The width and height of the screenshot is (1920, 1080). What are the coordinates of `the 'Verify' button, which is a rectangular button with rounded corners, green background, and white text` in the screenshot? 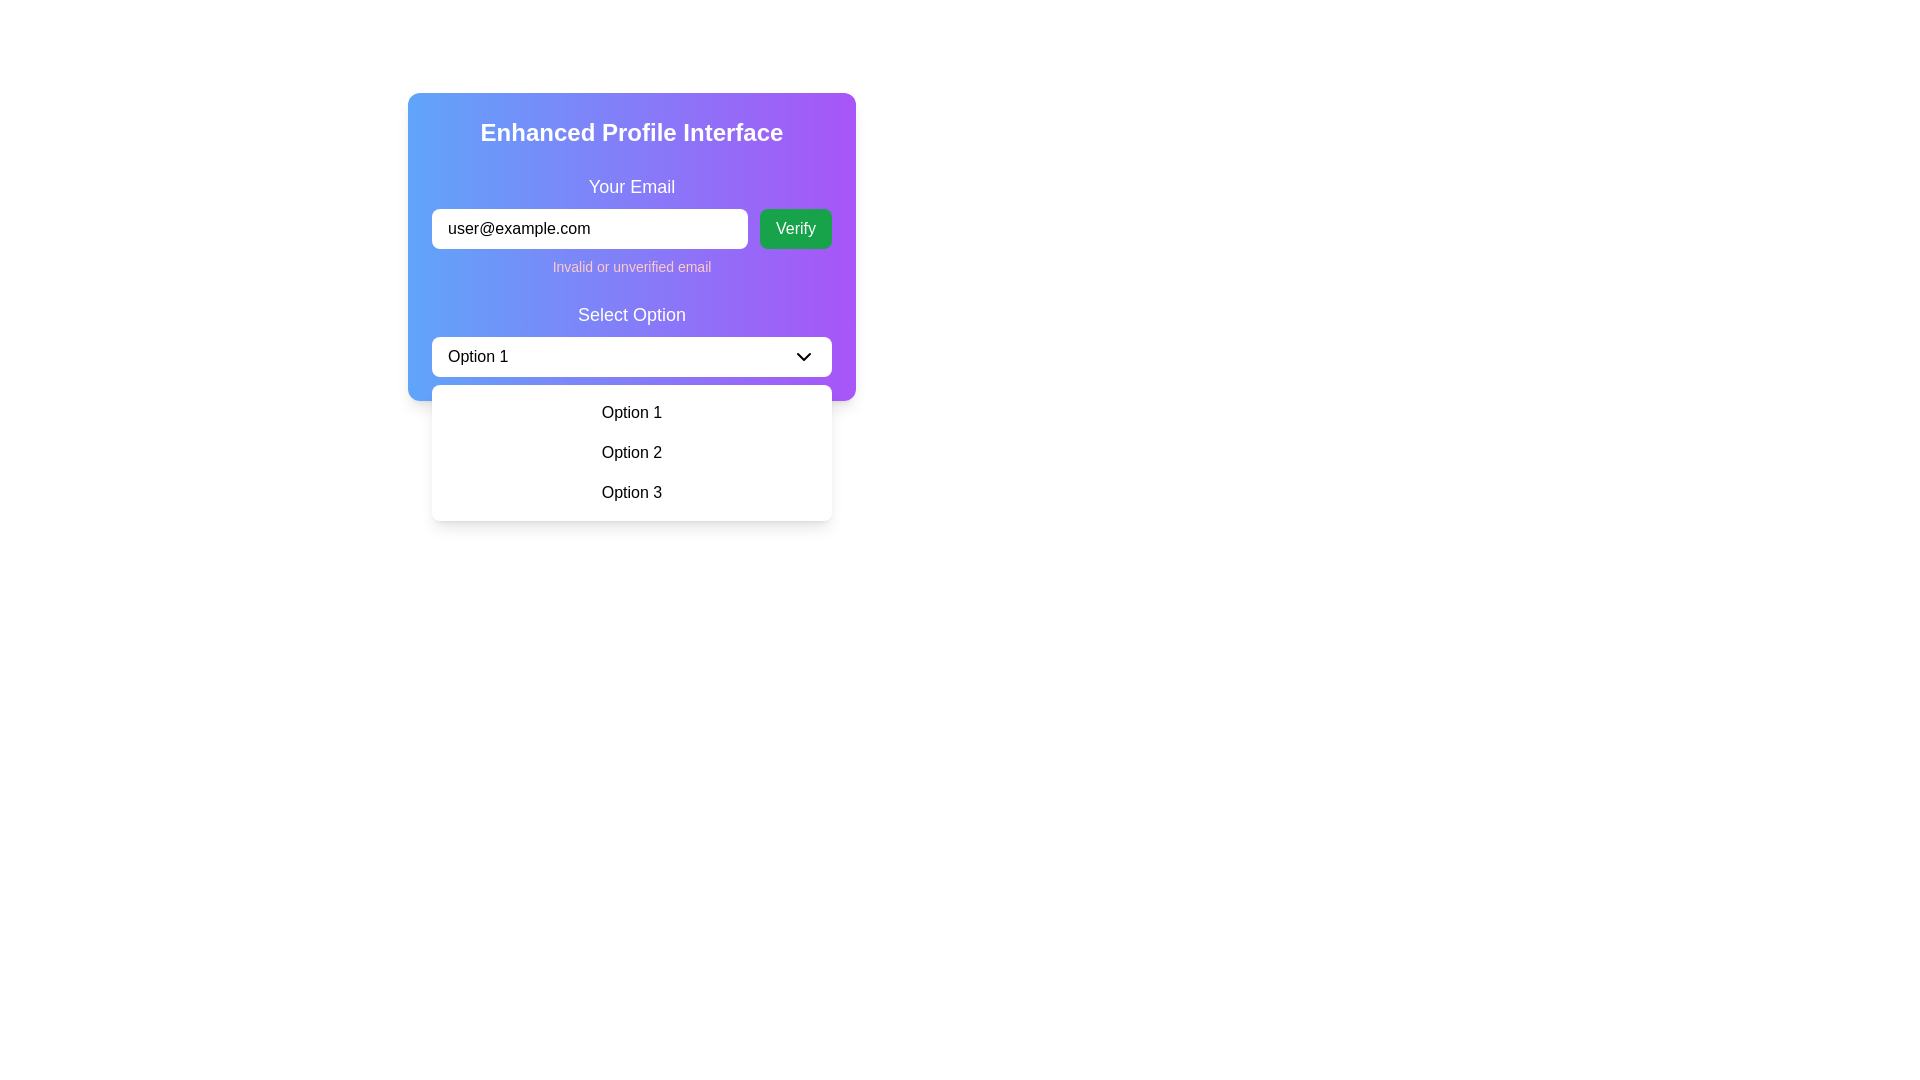 It's located at (795, 227).